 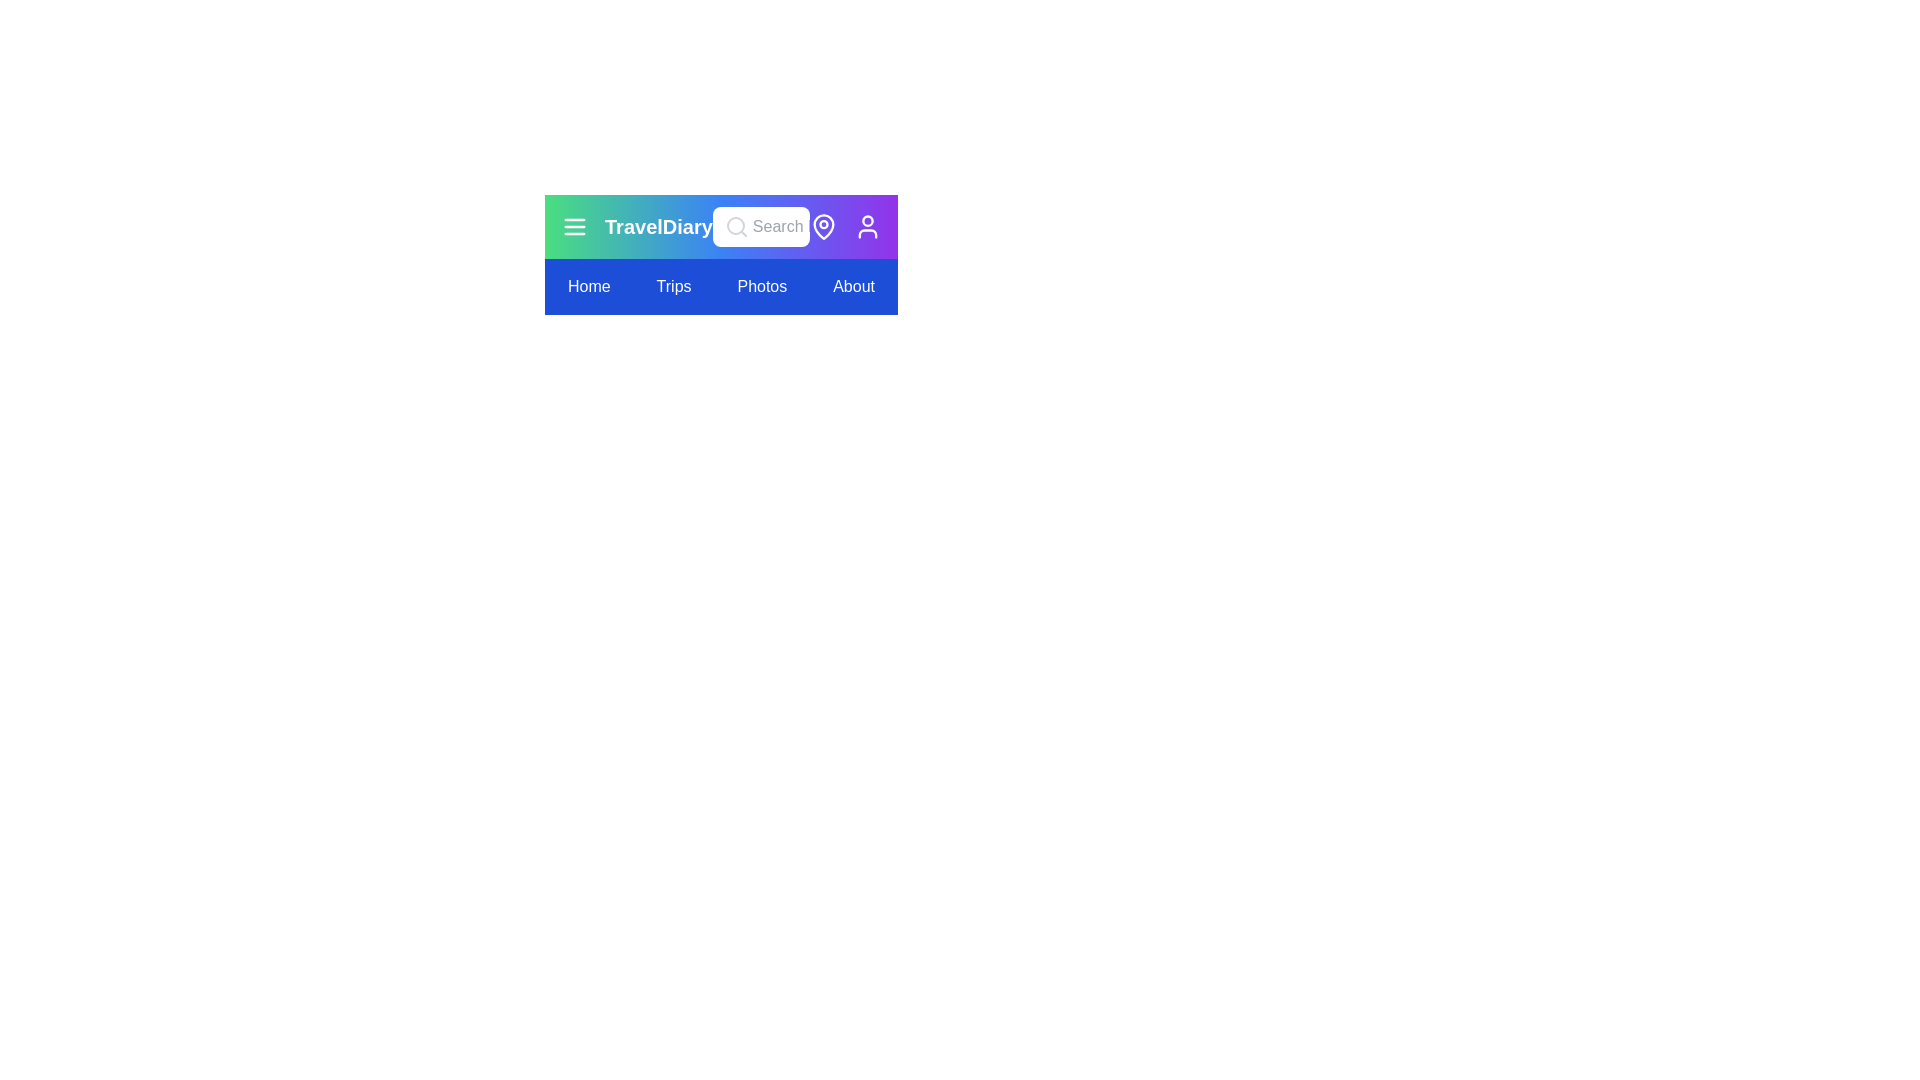 What do you see at coordinates (588, 286) in the screenshot?
I see `the navigation menu item Home to navigate to the respective section` at bounding box center [588, 286].